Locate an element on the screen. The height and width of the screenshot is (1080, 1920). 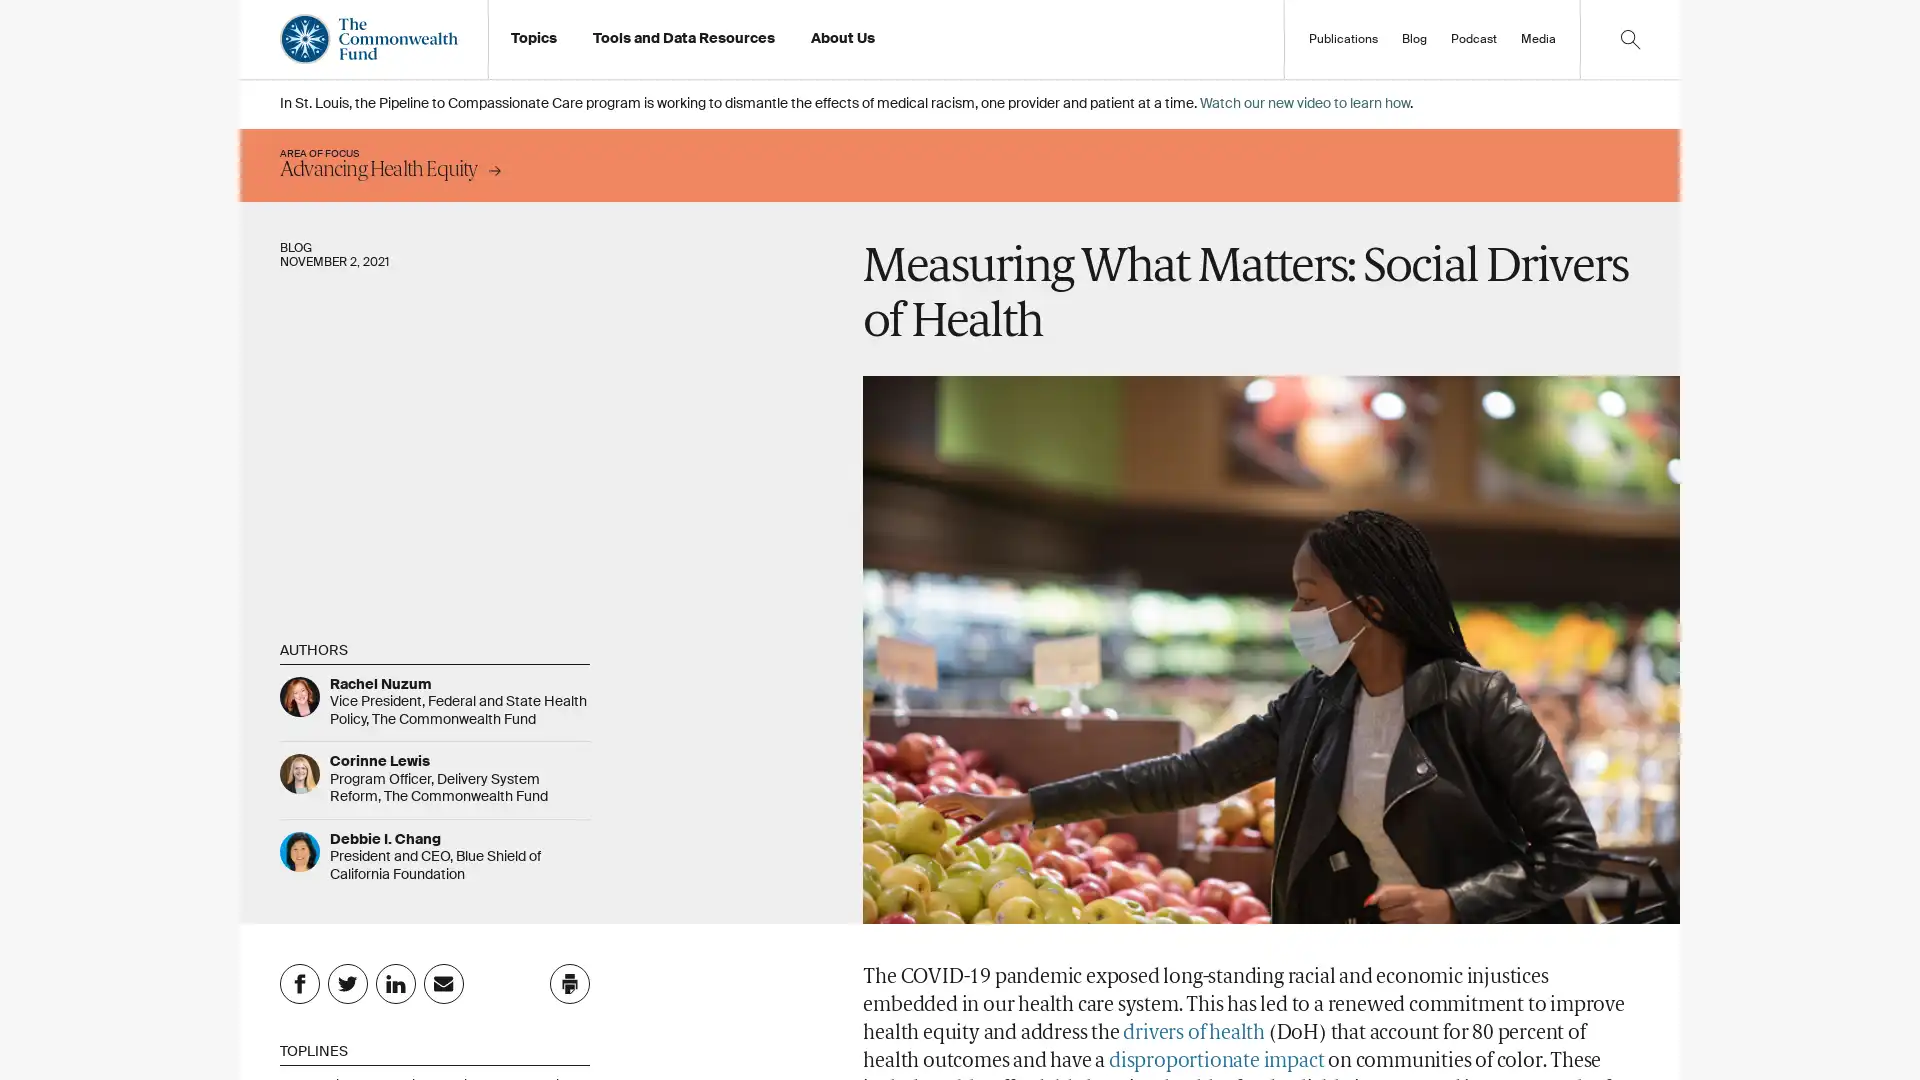
Click to print this page is located at coordinates (569, 982).